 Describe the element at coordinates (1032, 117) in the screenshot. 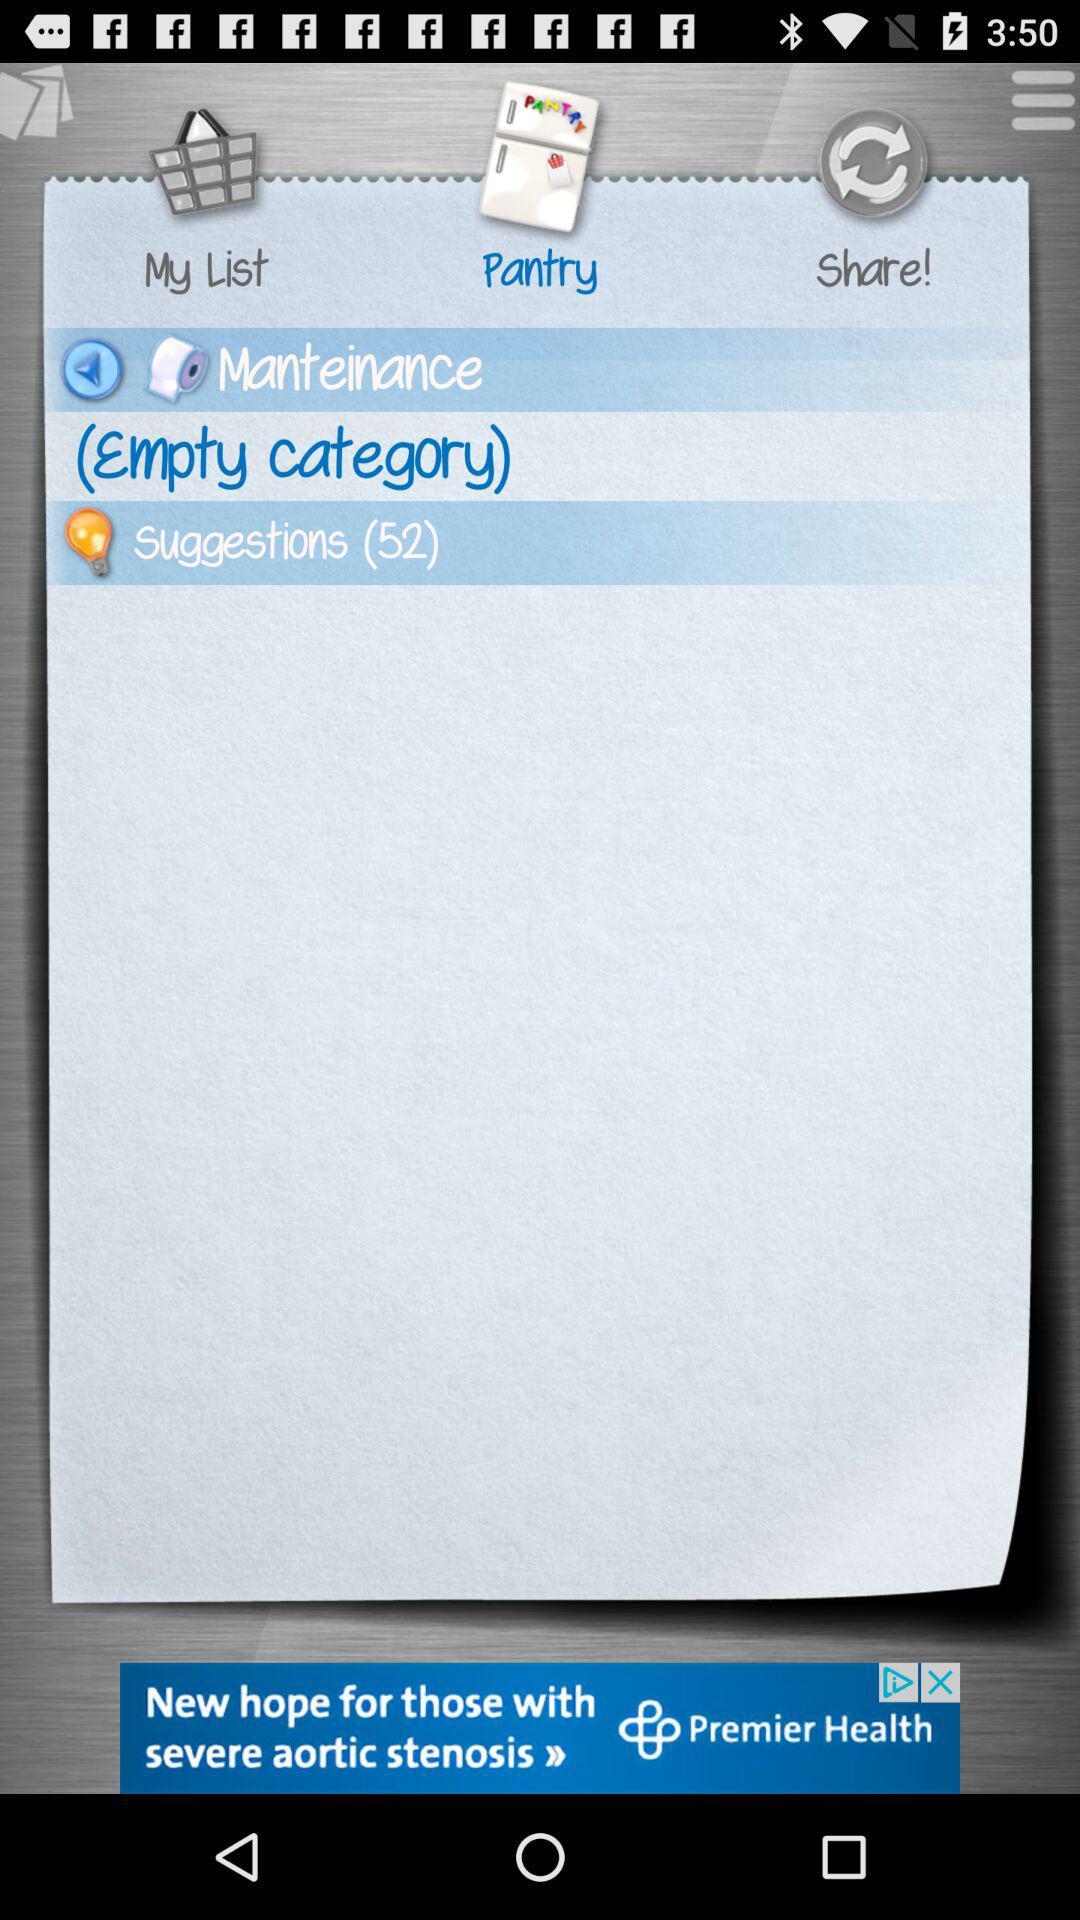

I see `the menu icon` at that location.